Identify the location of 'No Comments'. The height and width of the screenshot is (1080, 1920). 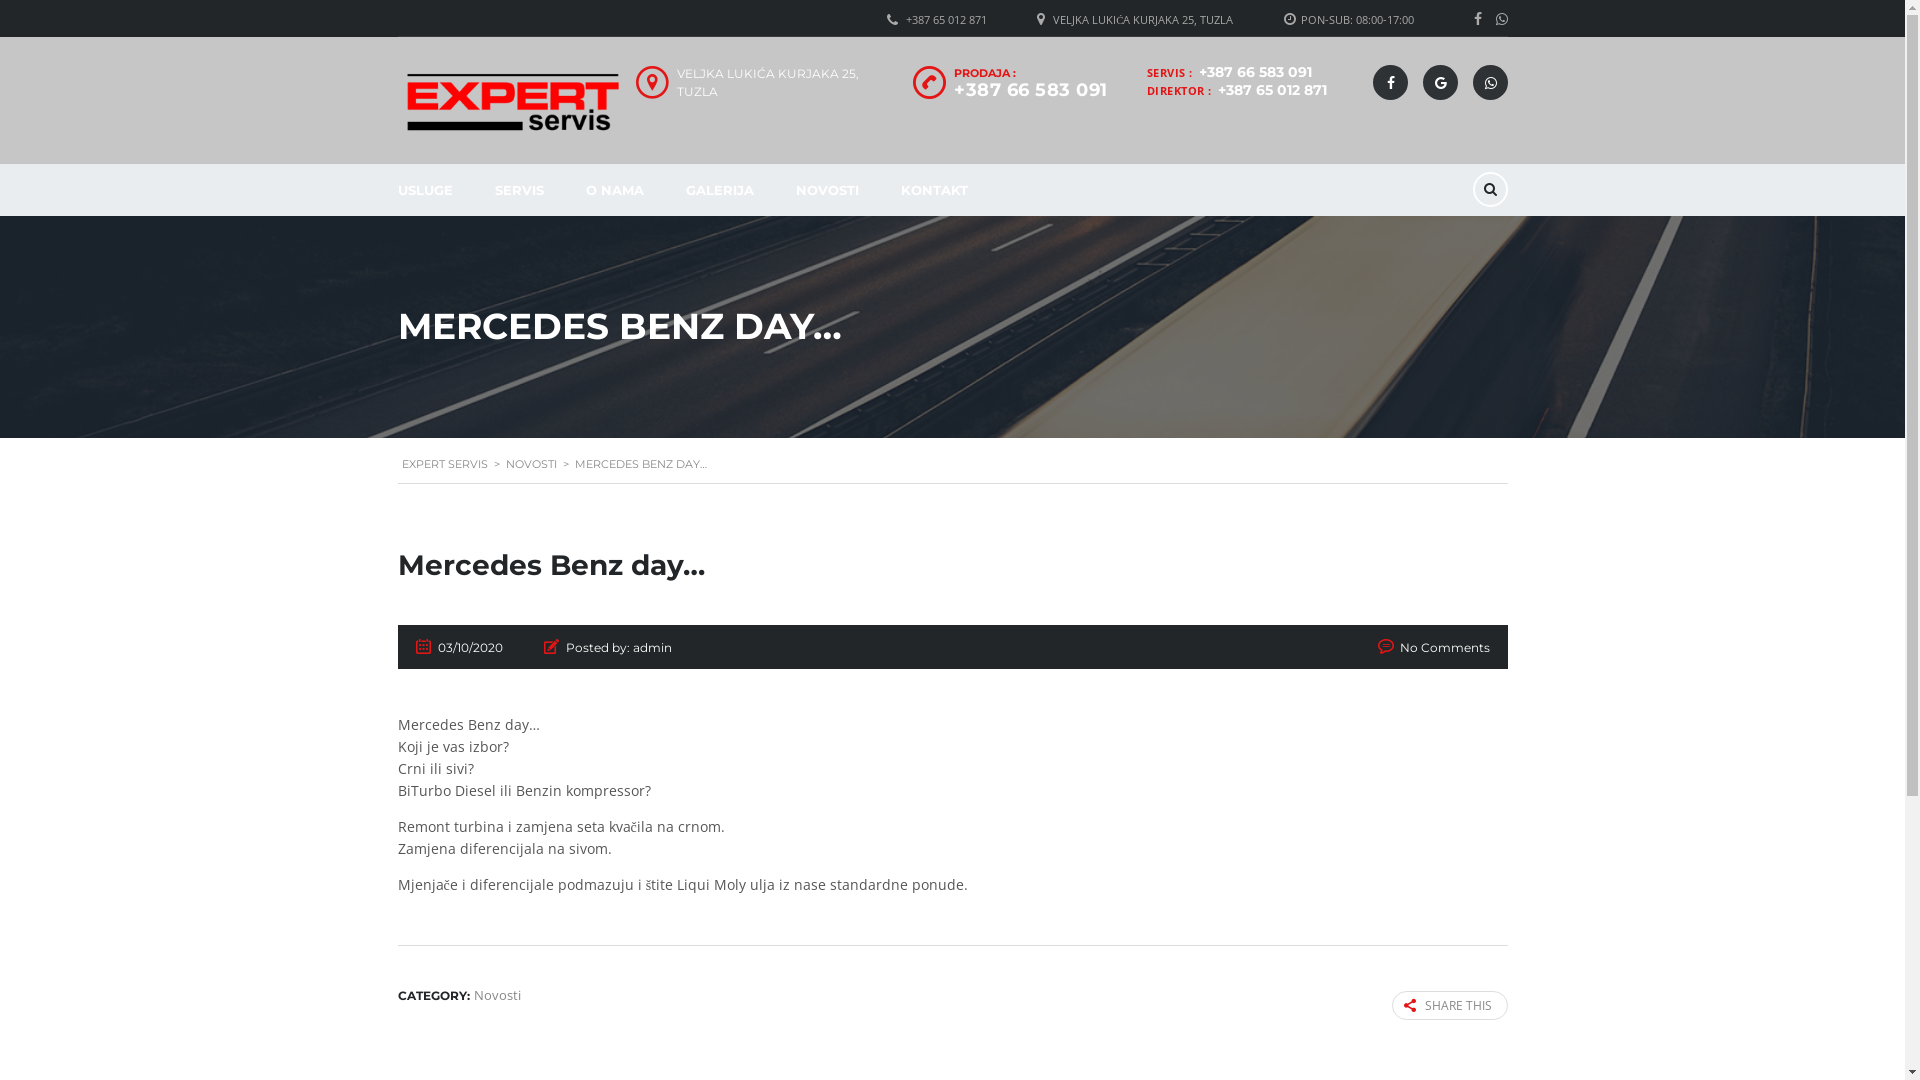
(1399, 647).